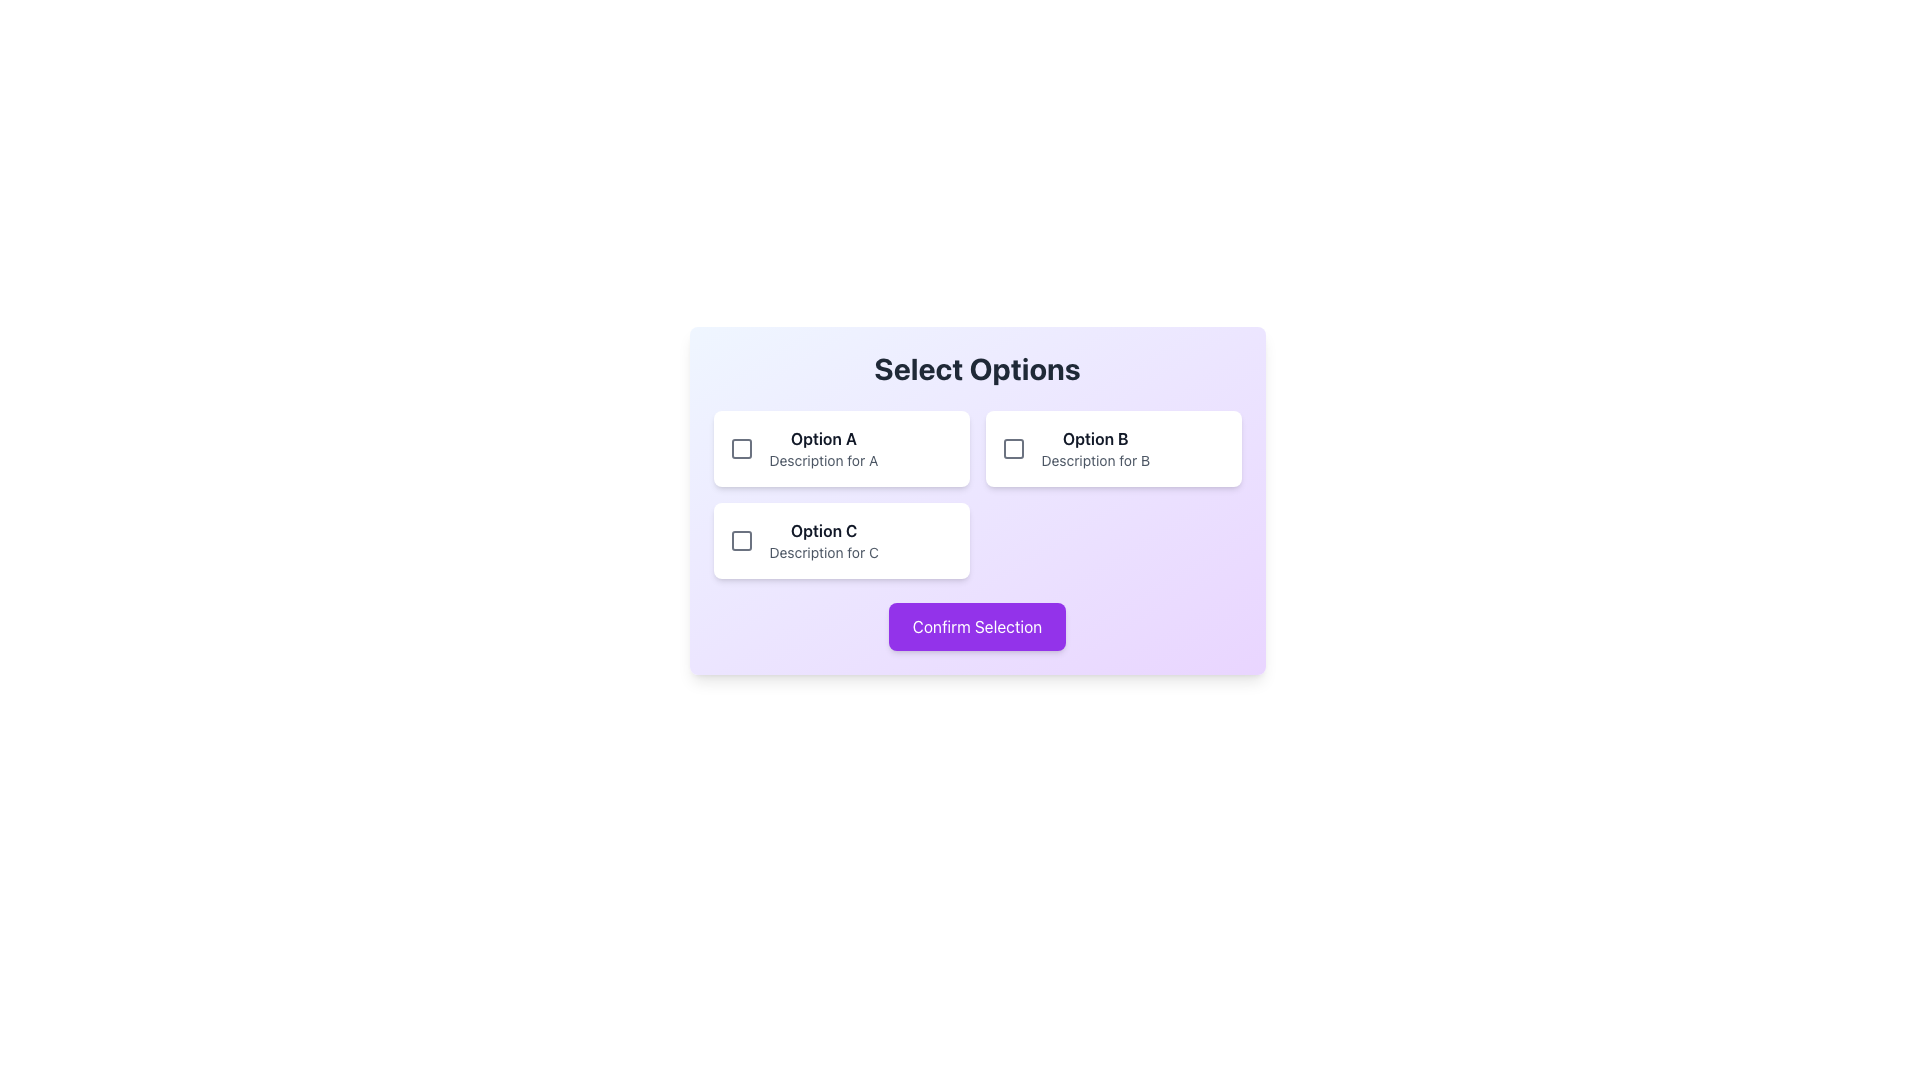  I want to click on the descriptive text label located below 'Option A' in the selection dialog, so click(823, 461).